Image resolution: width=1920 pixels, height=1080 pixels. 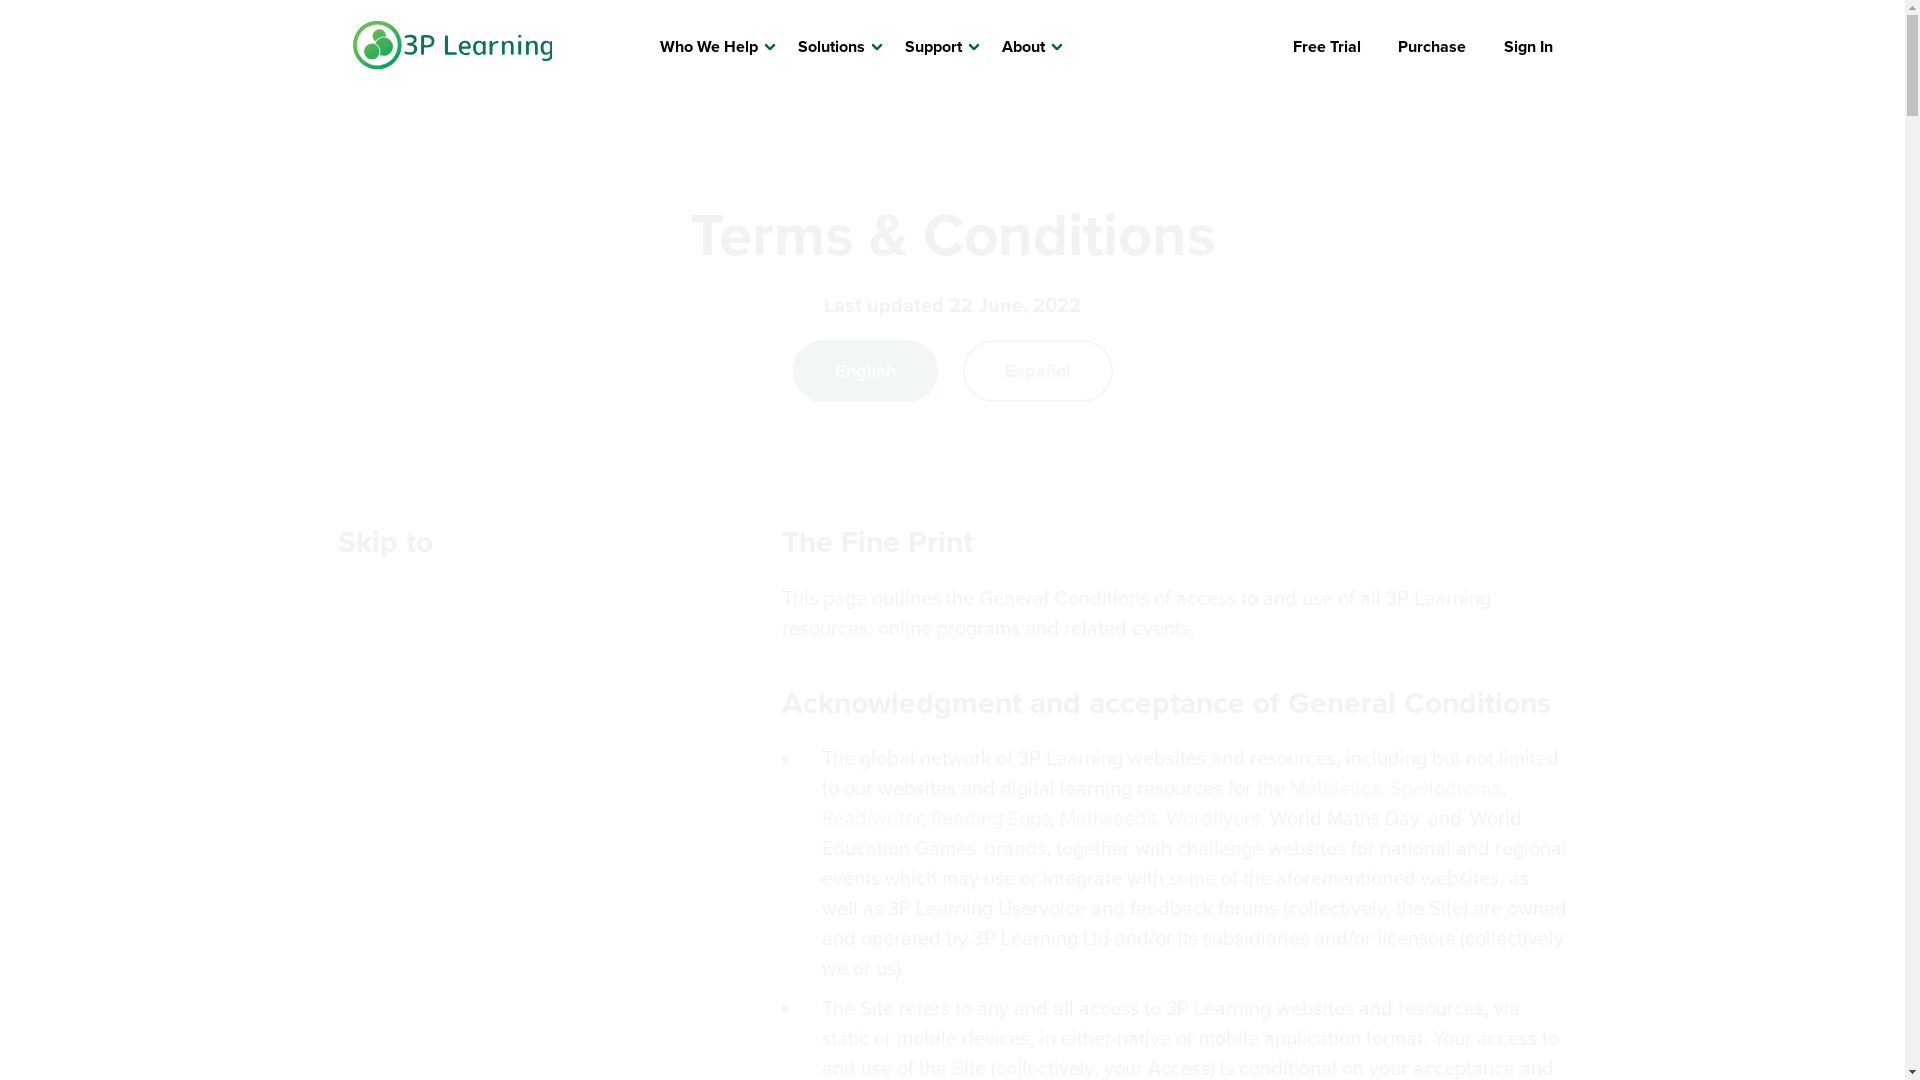 What do you see at coordinates (1217, 817) in the screenshot?
I see `'Wordflyers,'` at bounding box center [1217, 817].